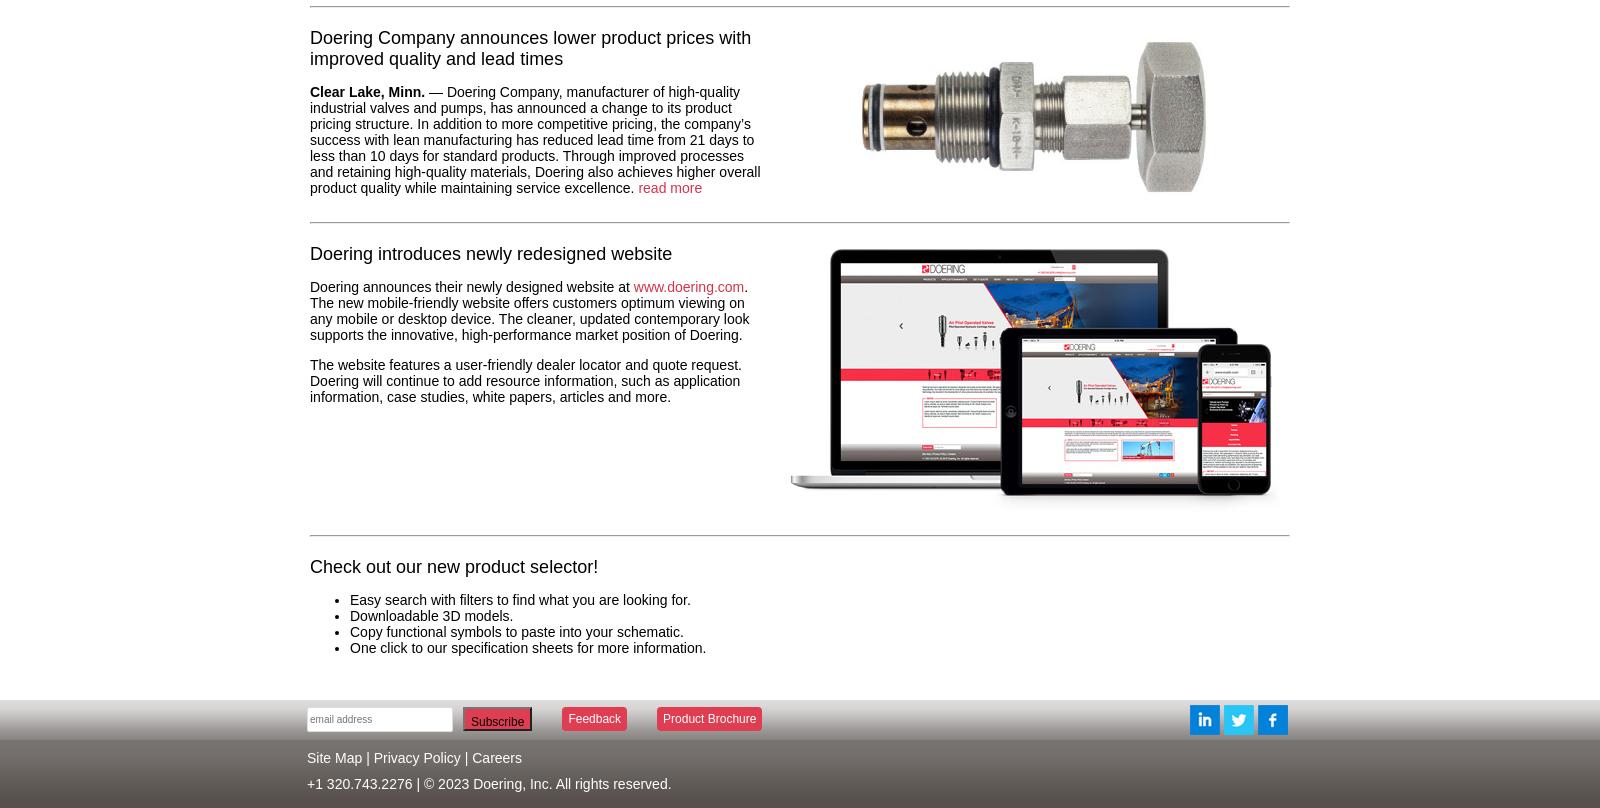  What do you see at coordinates (524, 379) in the screenshot?
I see `'The website features a user-friendly dealer locator and quote request. Doering will continue to add resource information, such as application information, case studies, white papers, articles and more.'` at bounding box center [524, 379].